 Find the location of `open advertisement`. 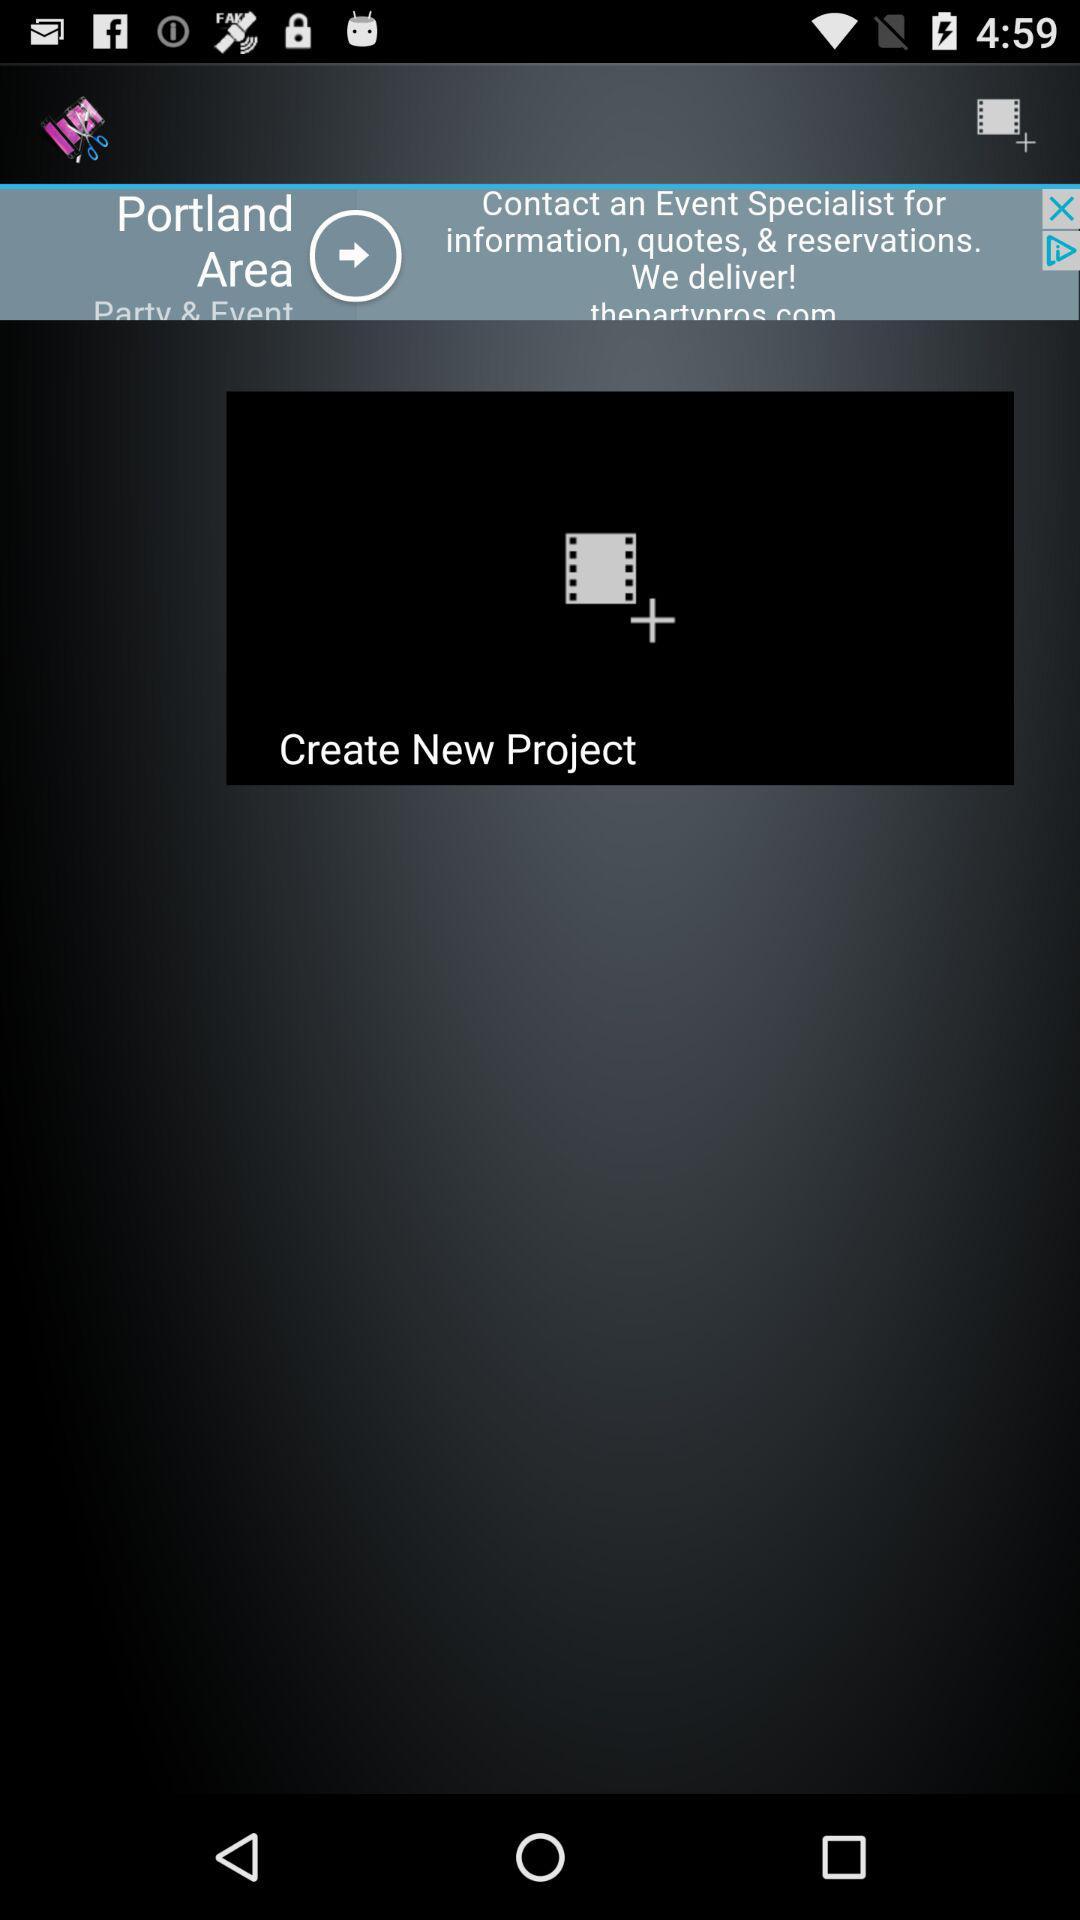

open advertisement is located at coordinates (540, 253).